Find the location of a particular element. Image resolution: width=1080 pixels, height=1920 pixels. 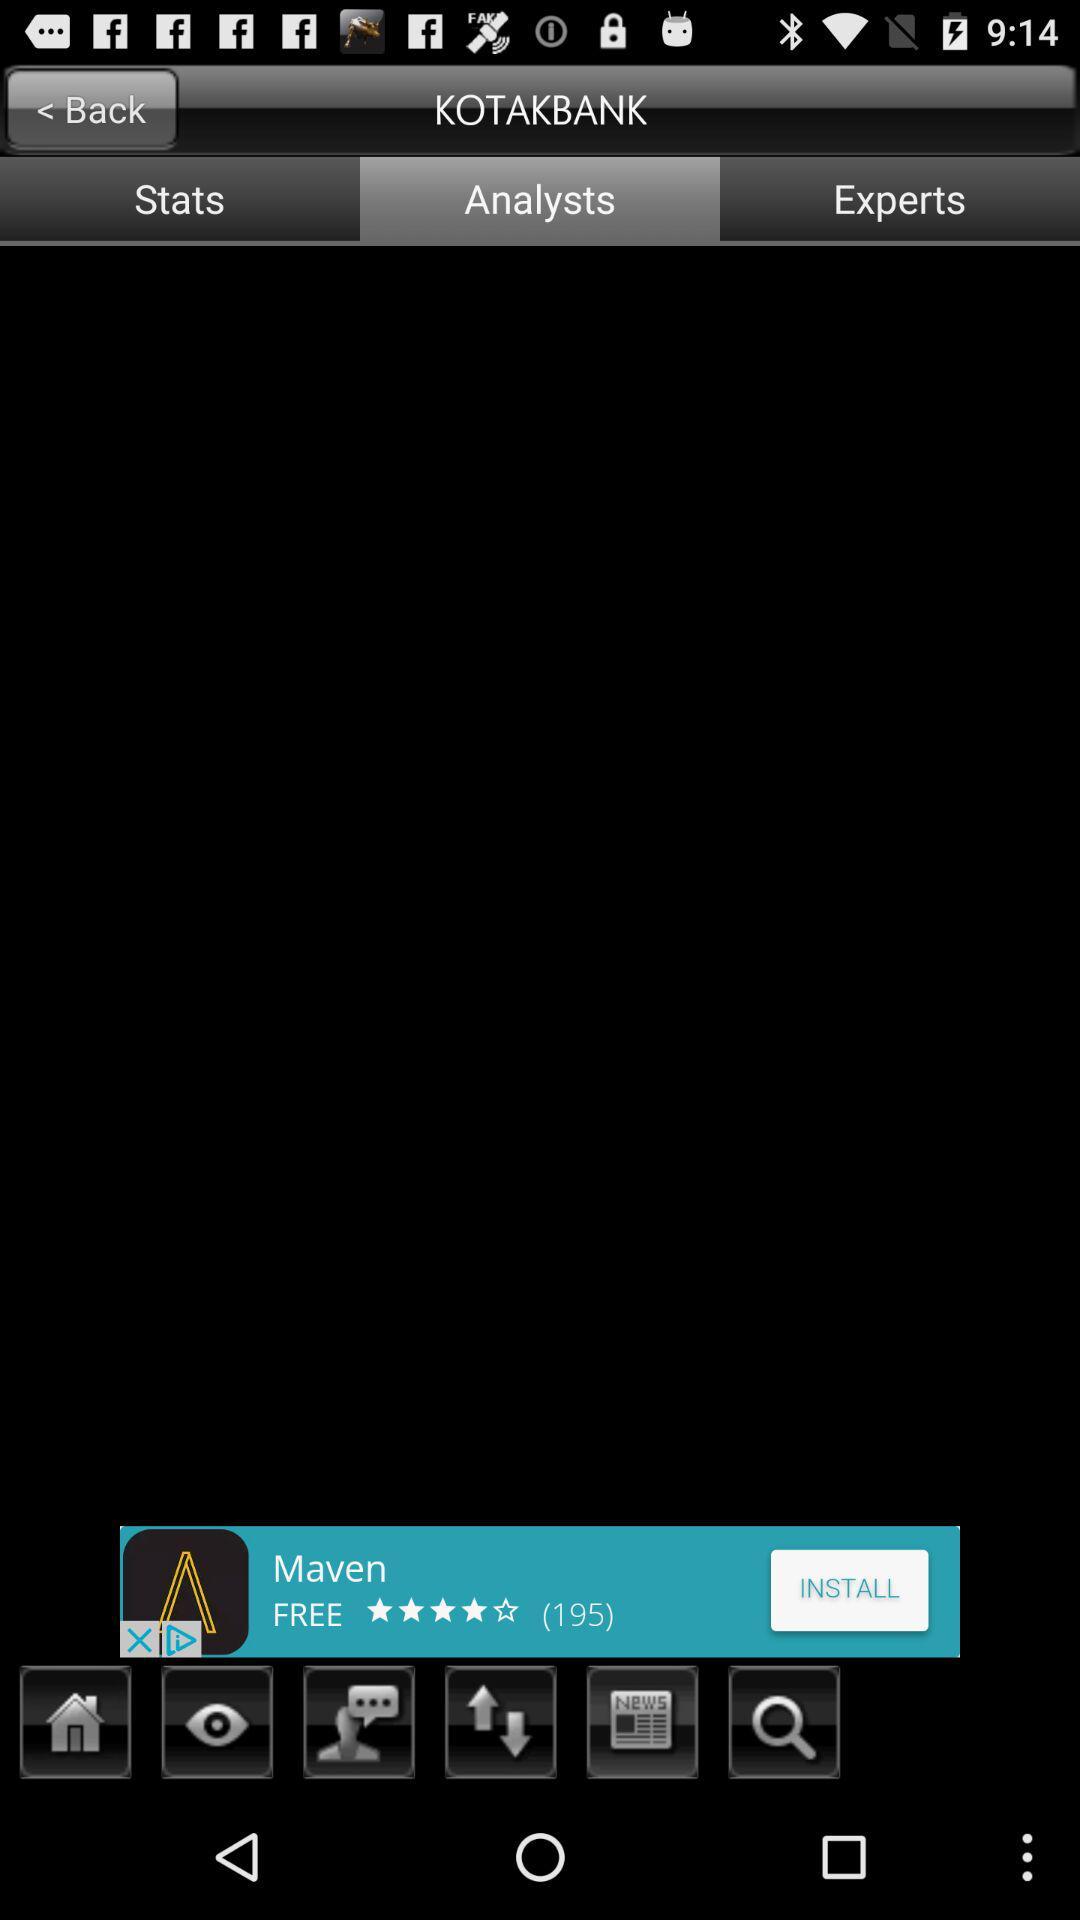

shows update infomation about app is located at coordinates (643, 1727).